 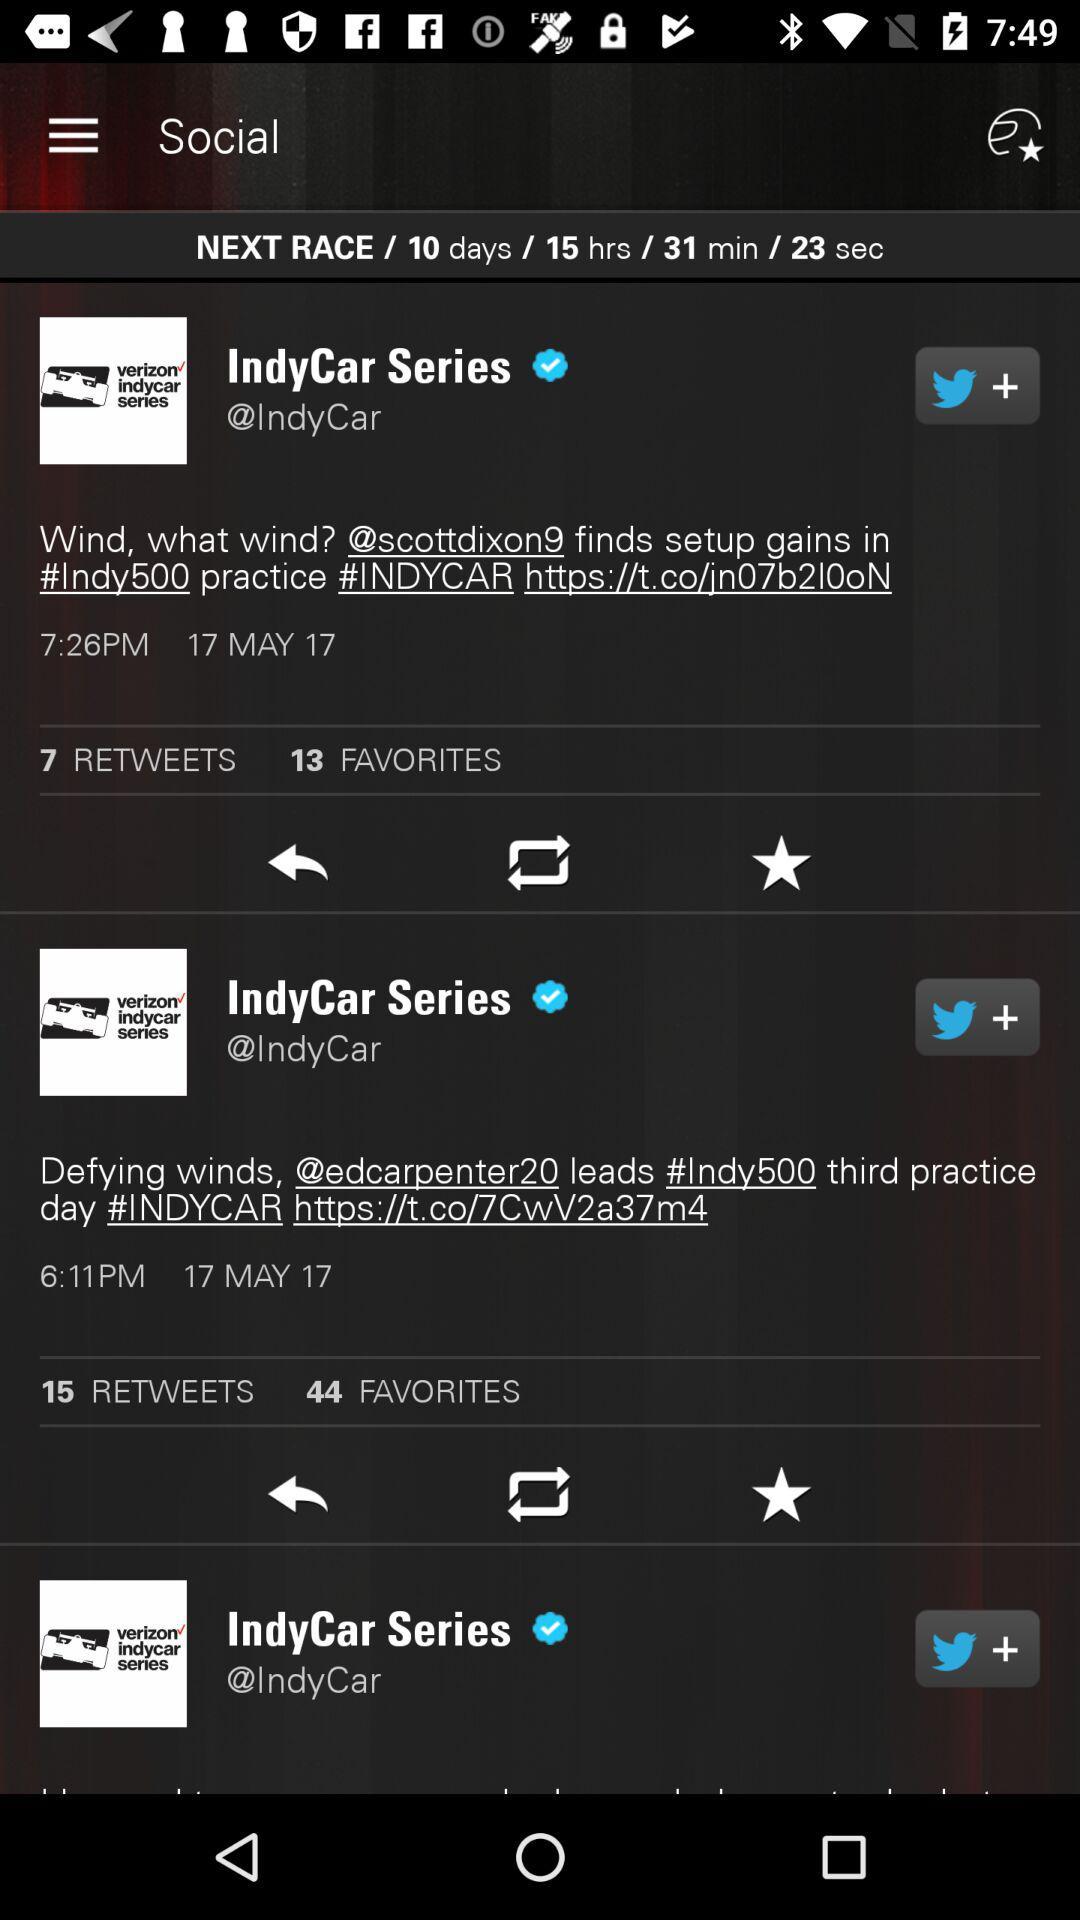 I want to click on mark as favorite, so click(x=780, y=1500).